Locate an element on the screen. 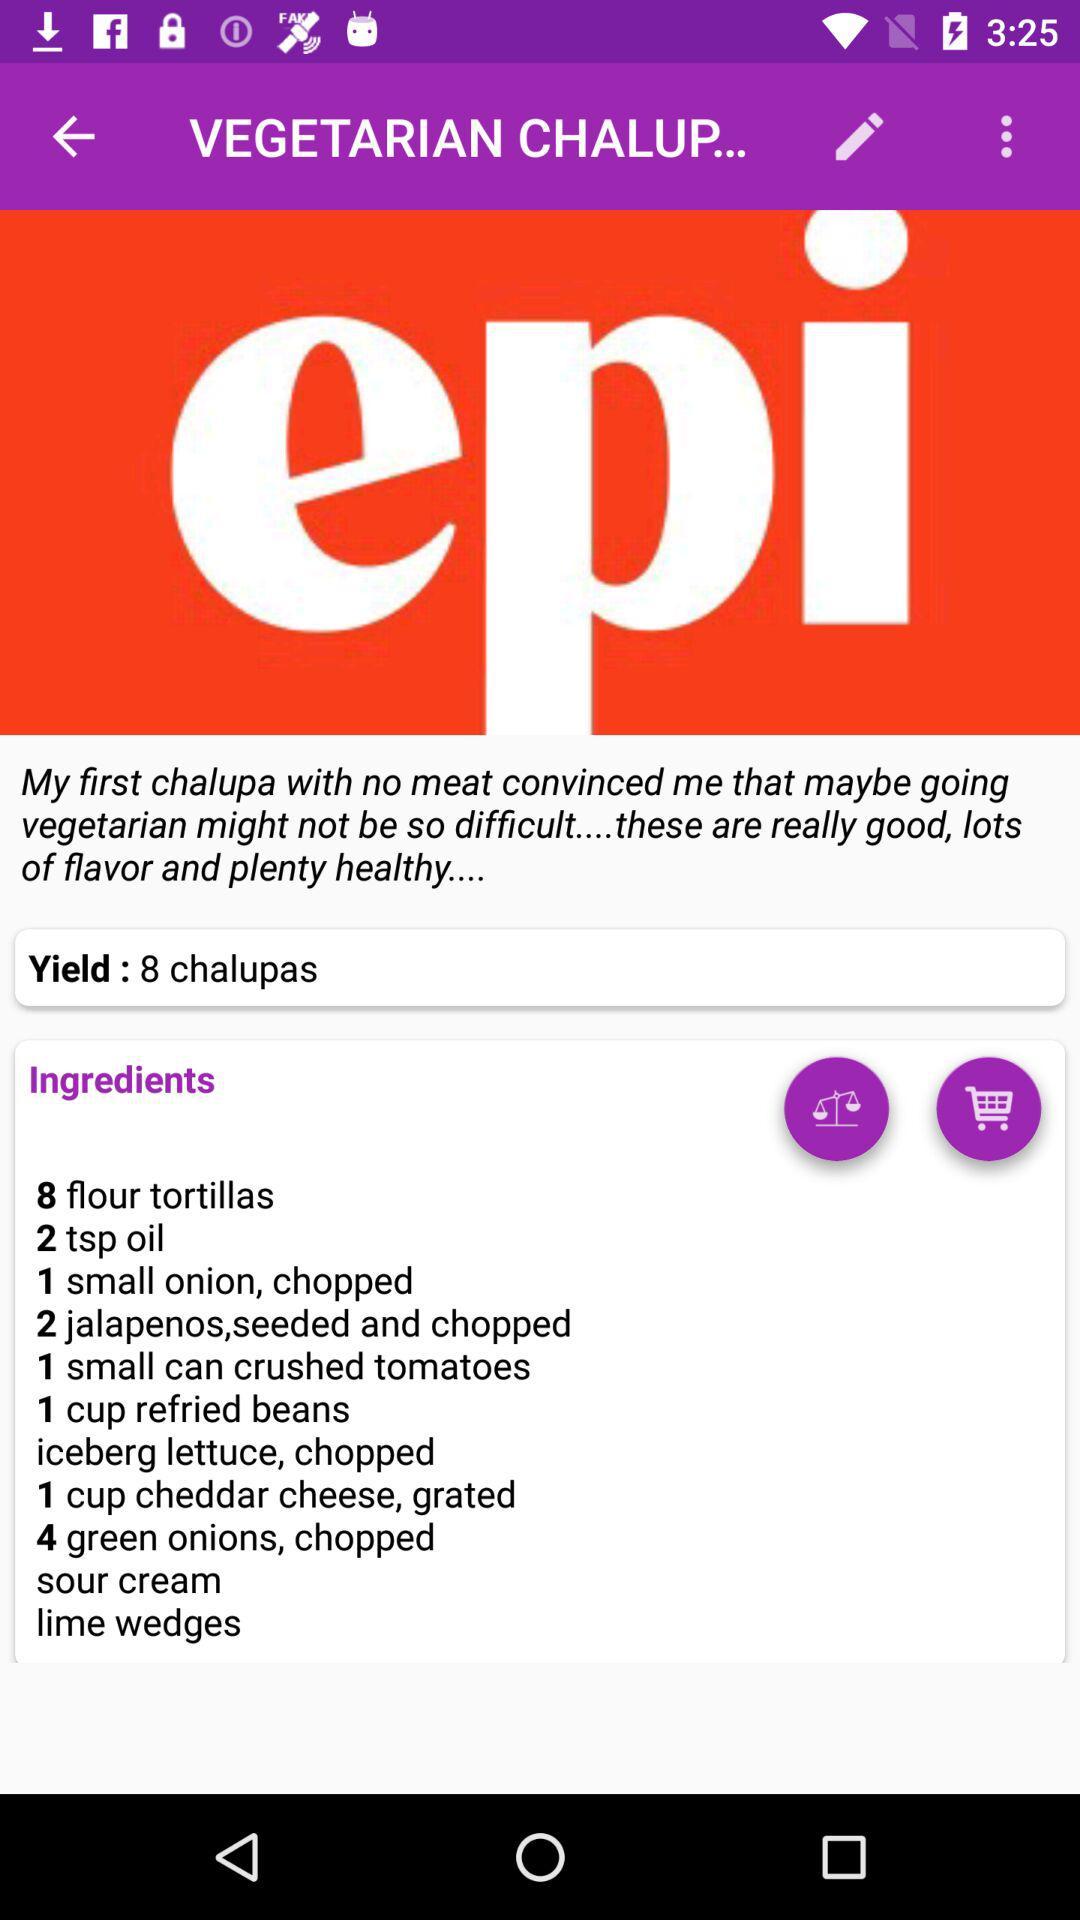 Image resolution: width=1080 pixels, height=1920 pixels. information is located at coordinates (836, 1115).